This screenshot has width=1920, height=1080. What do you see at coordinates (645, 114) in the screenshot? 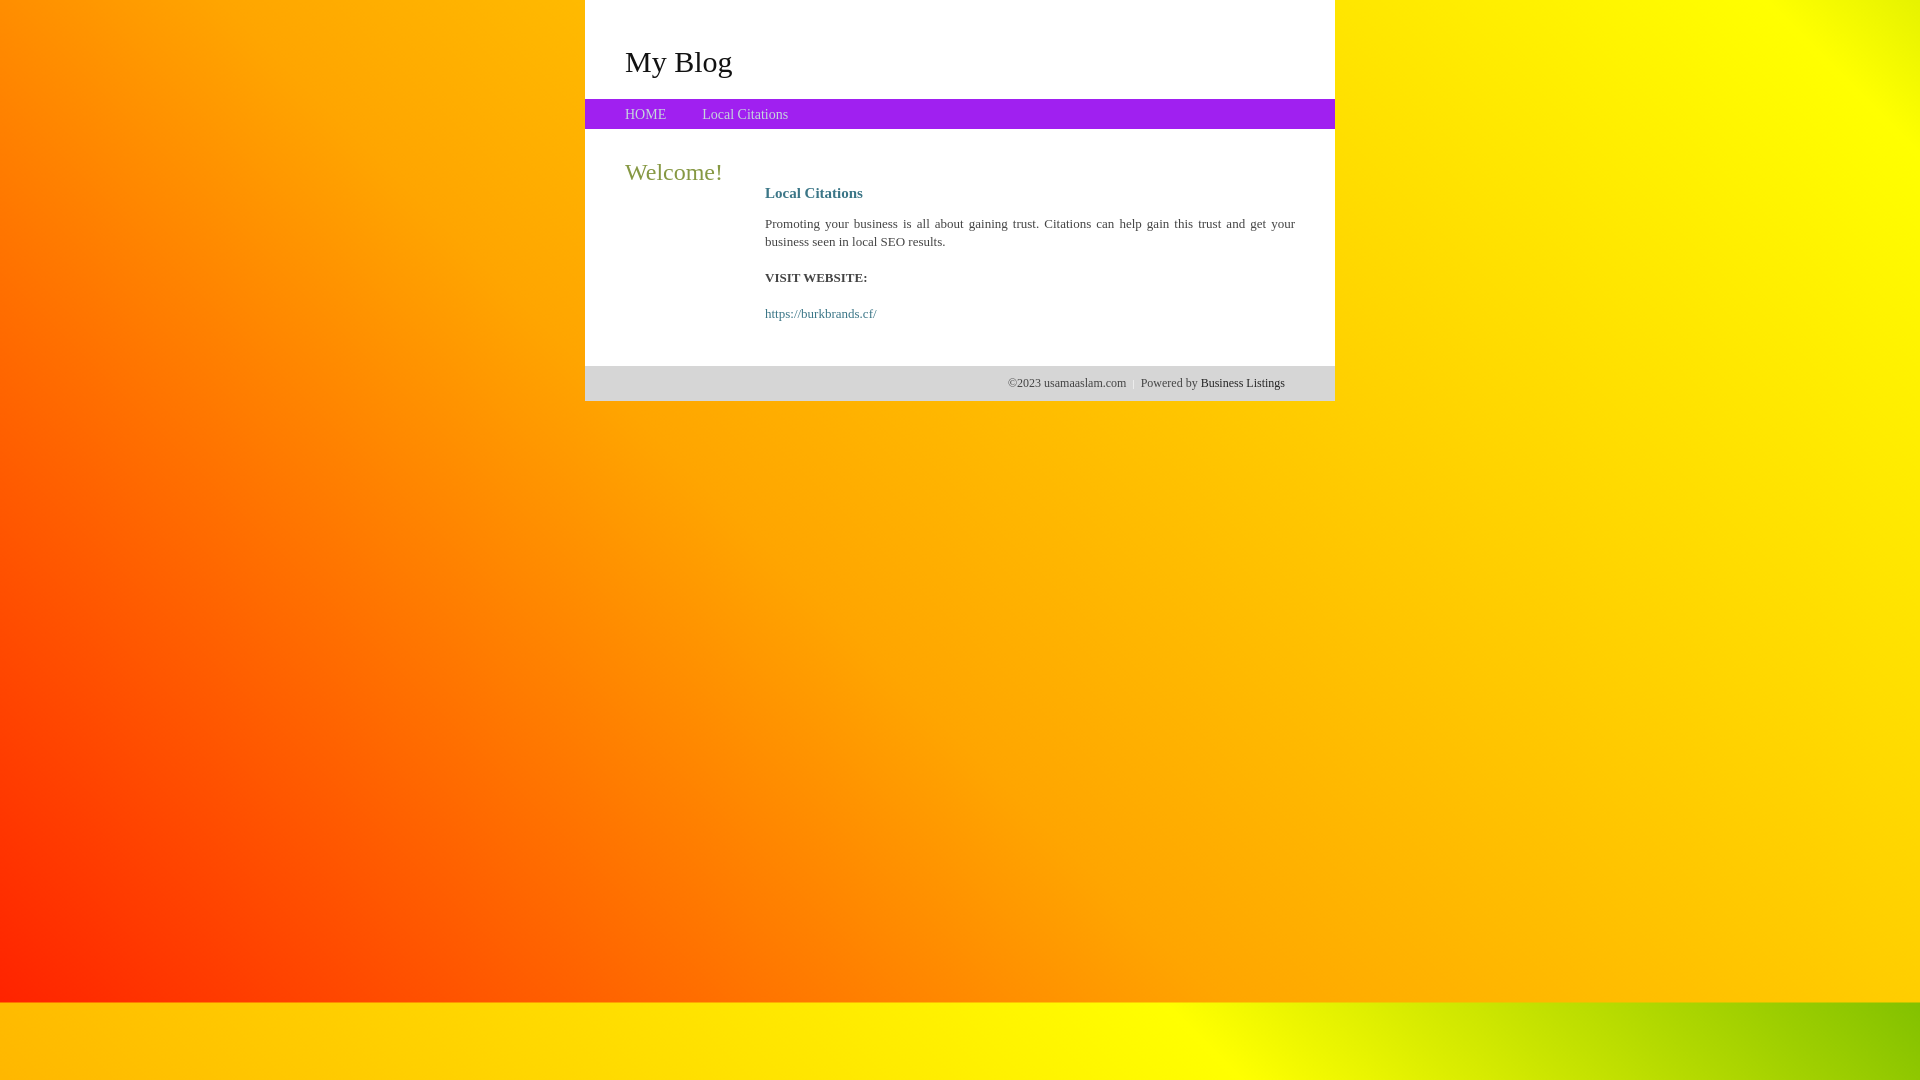
I see `'HOME'` at bounding box center [645, 114].